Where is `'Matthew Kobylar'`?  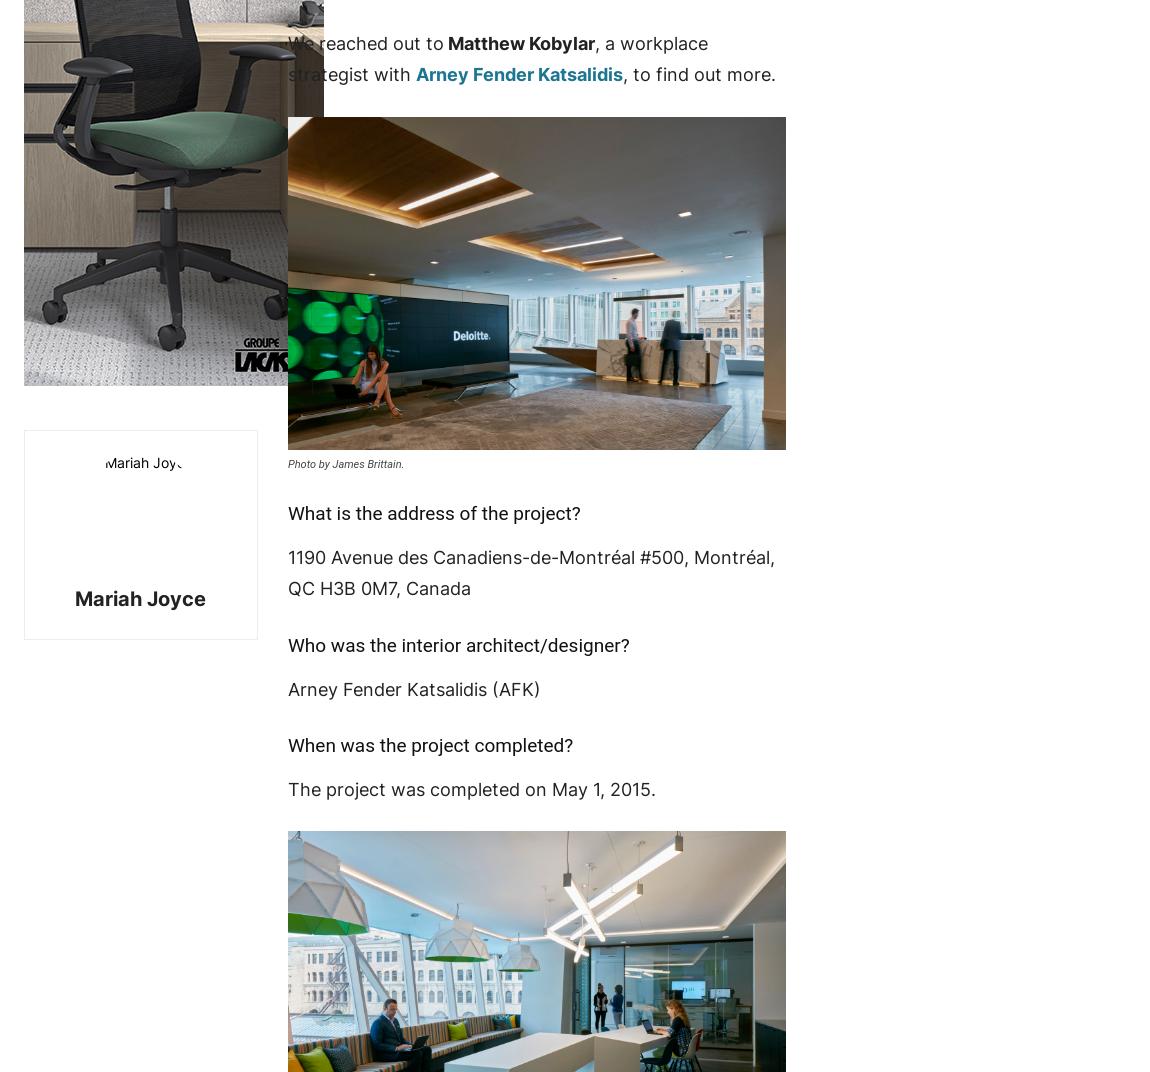 'Matthew Kobylar' is located at coordinates (518, 42).